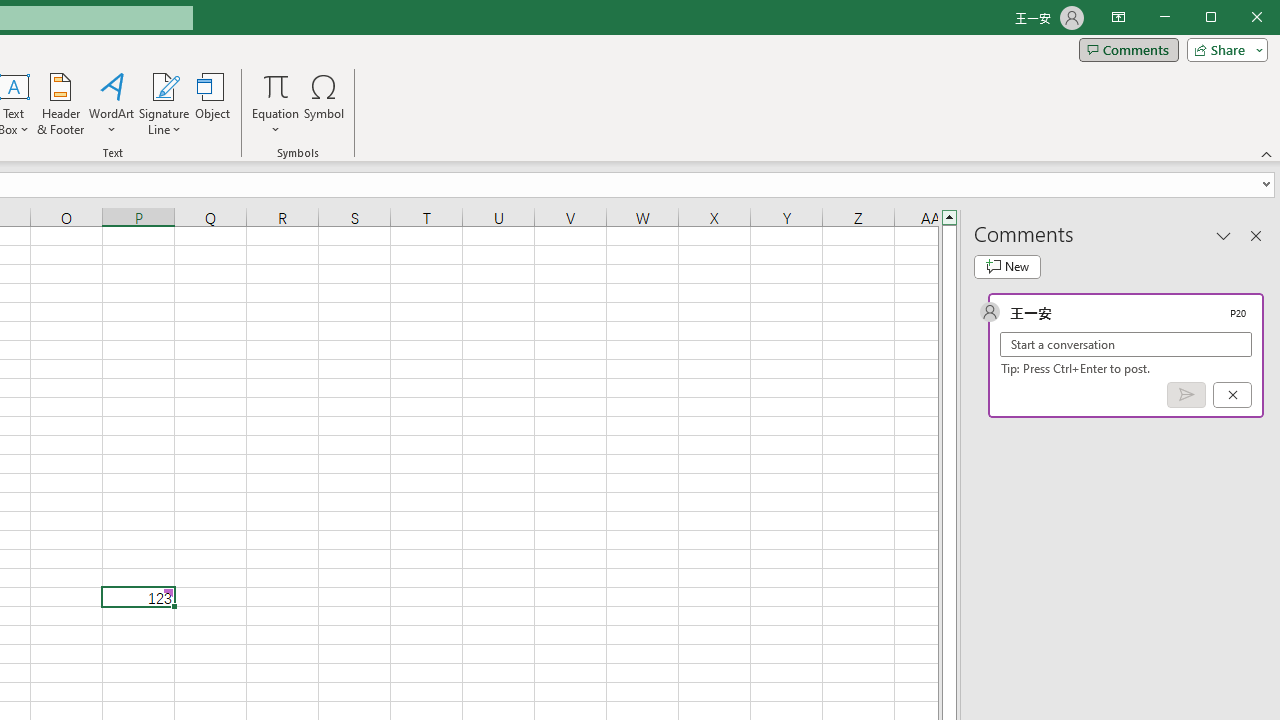 This screenshot has height=720, width=1280. Describe the element at coordinates (1223, 234) in the screenshot. I see `'Task Pane Options'` at that location.